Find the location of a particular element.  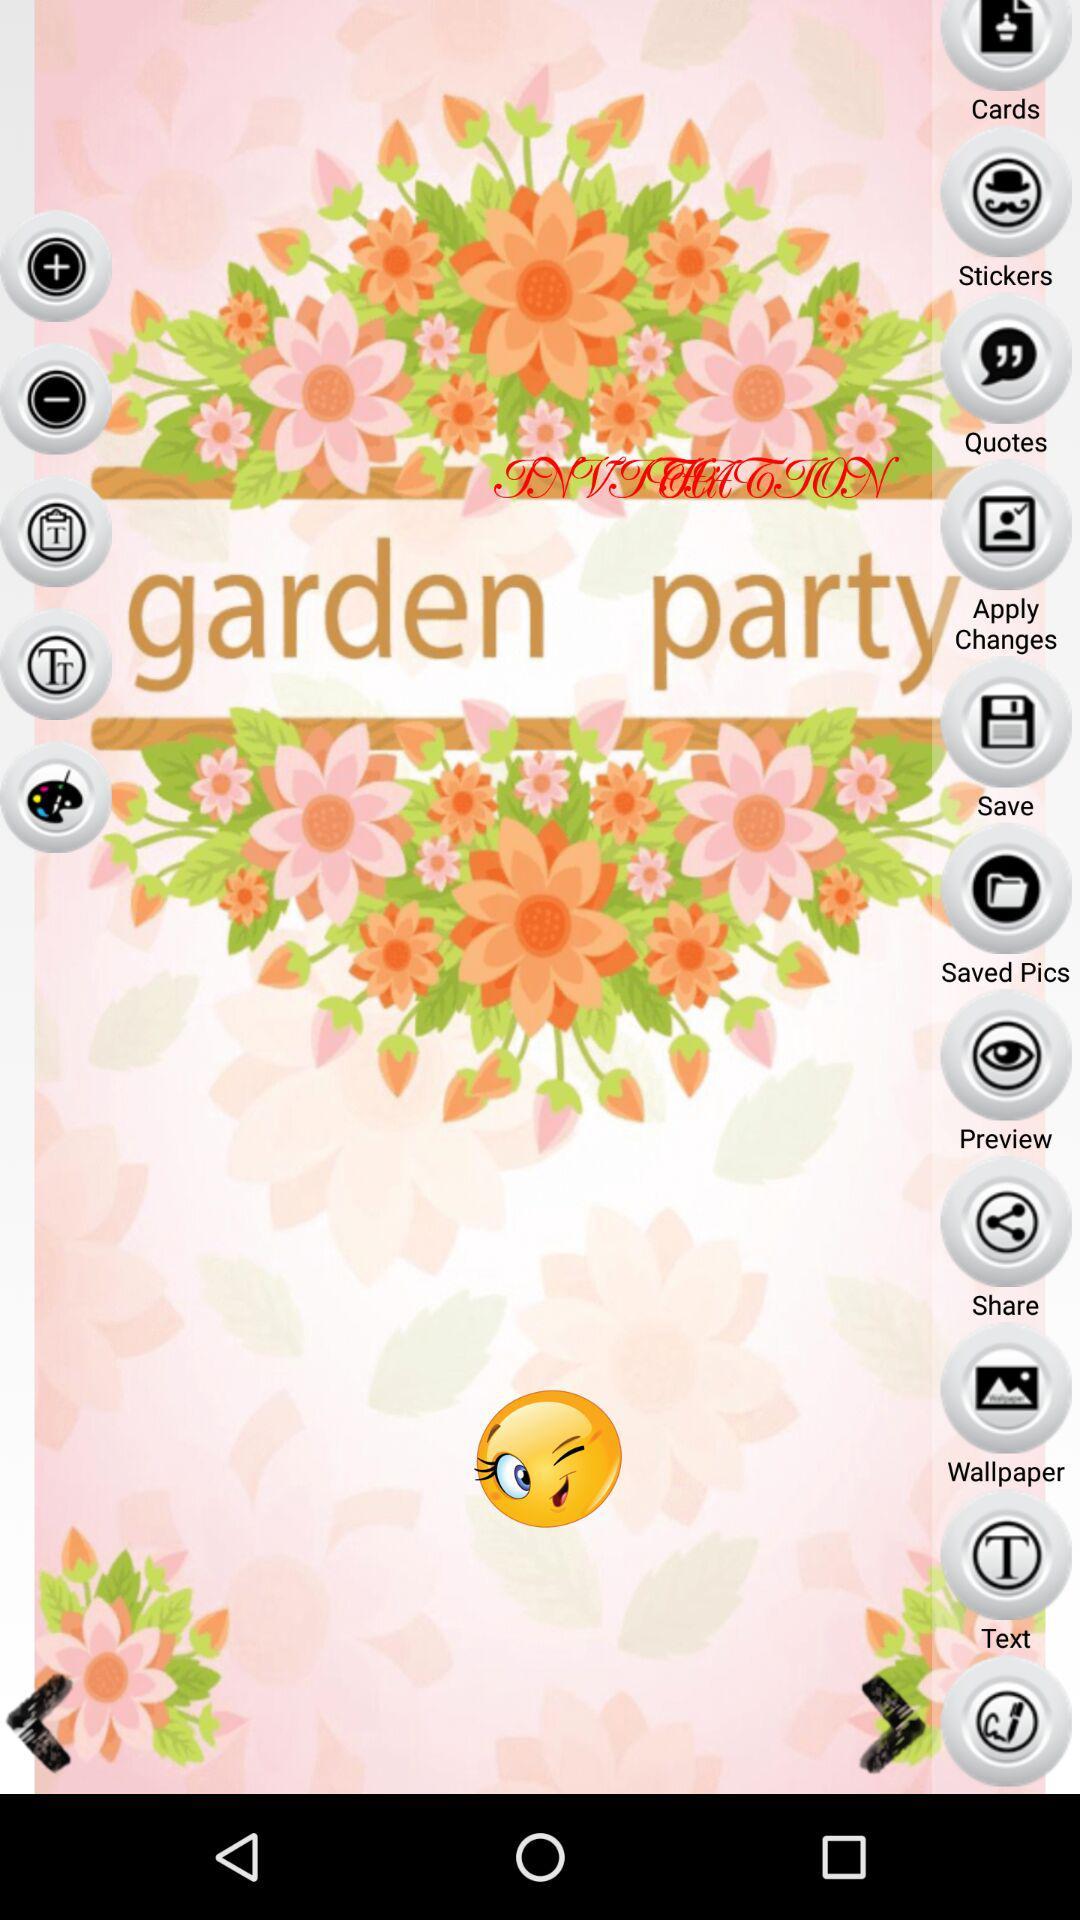

the info icon is located at coordinates (54, 710).